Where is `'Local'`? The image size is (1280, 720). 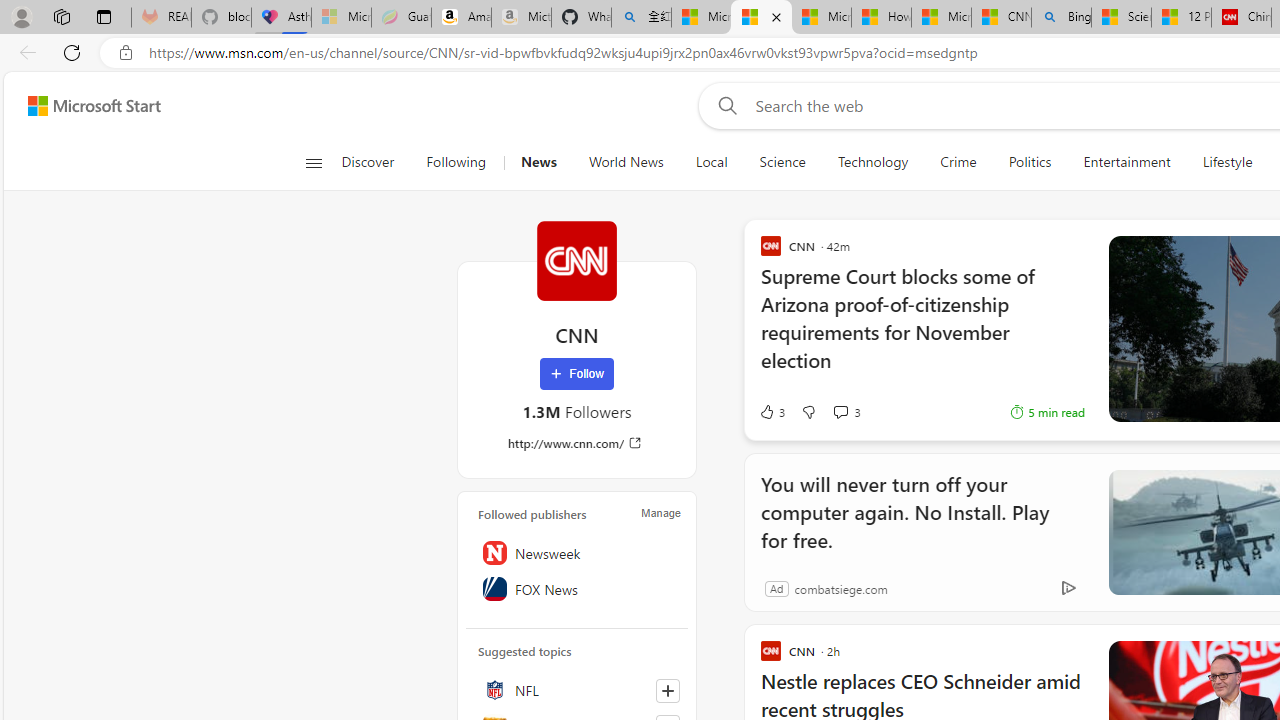
'Local' is located at coordinates (711, 162).